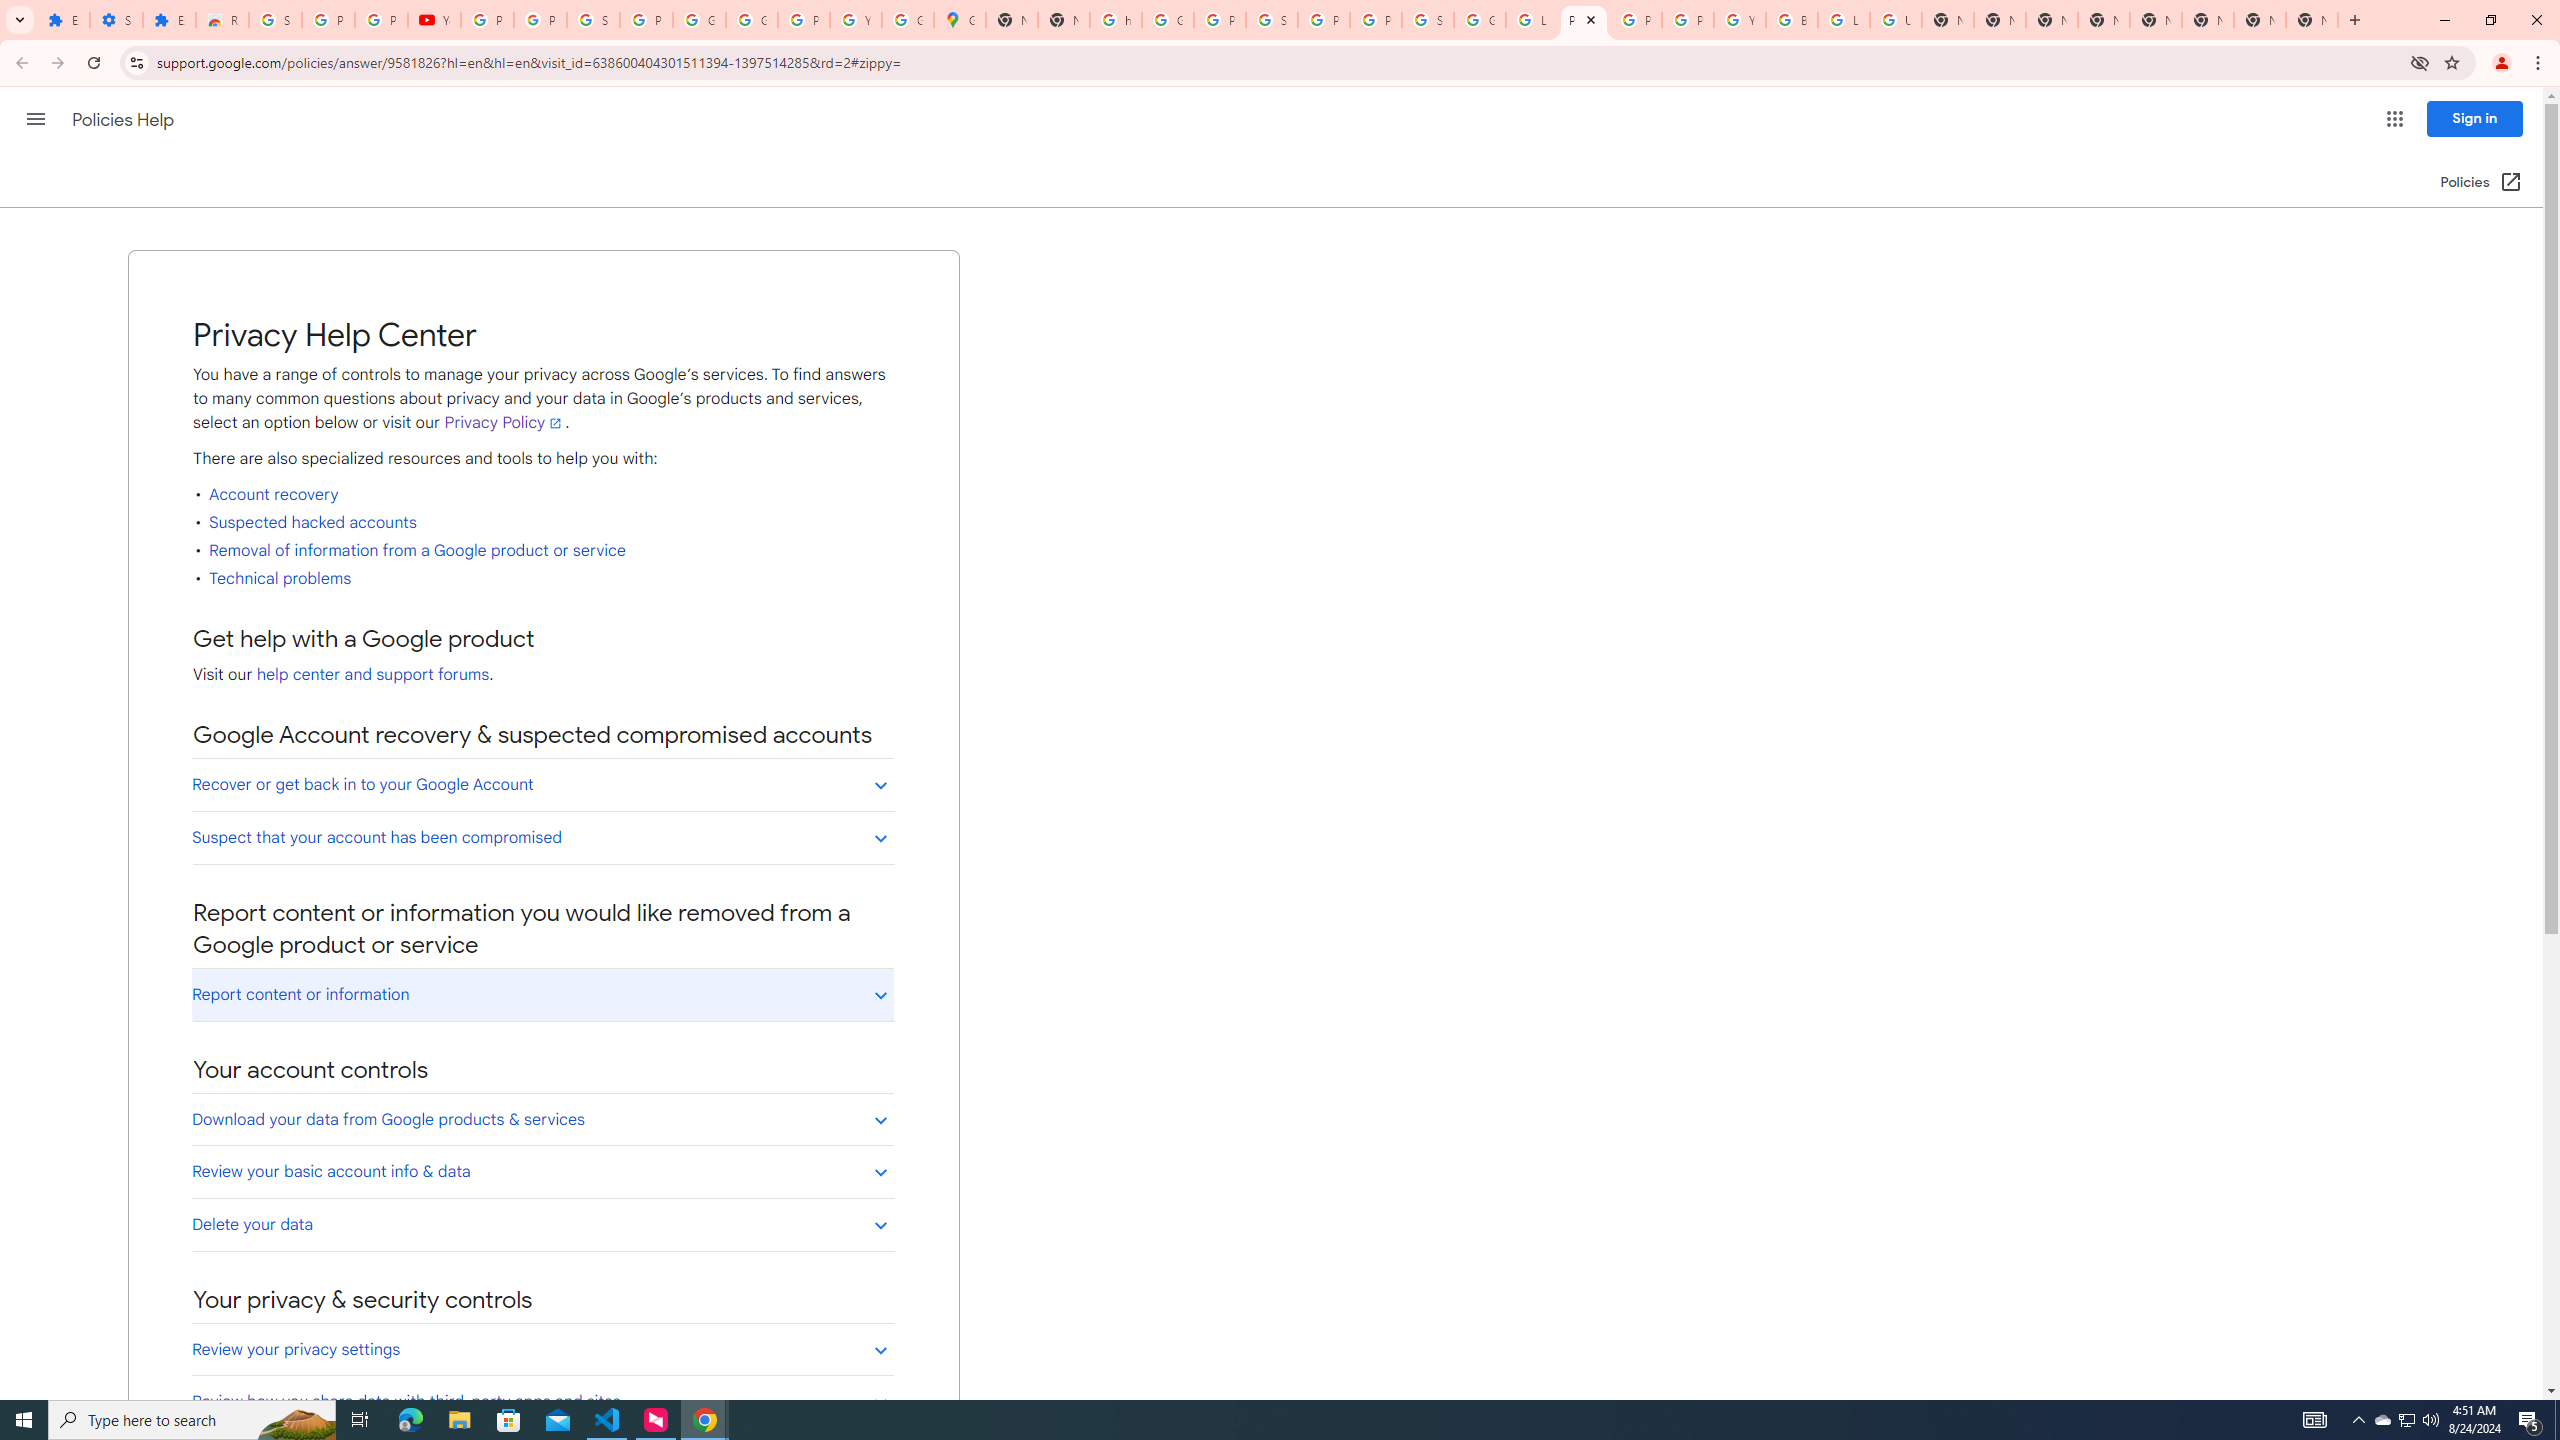 The width and height of the screenshot is (2560, 1440). I want to click on 'New Tab', so click(2311, 19).